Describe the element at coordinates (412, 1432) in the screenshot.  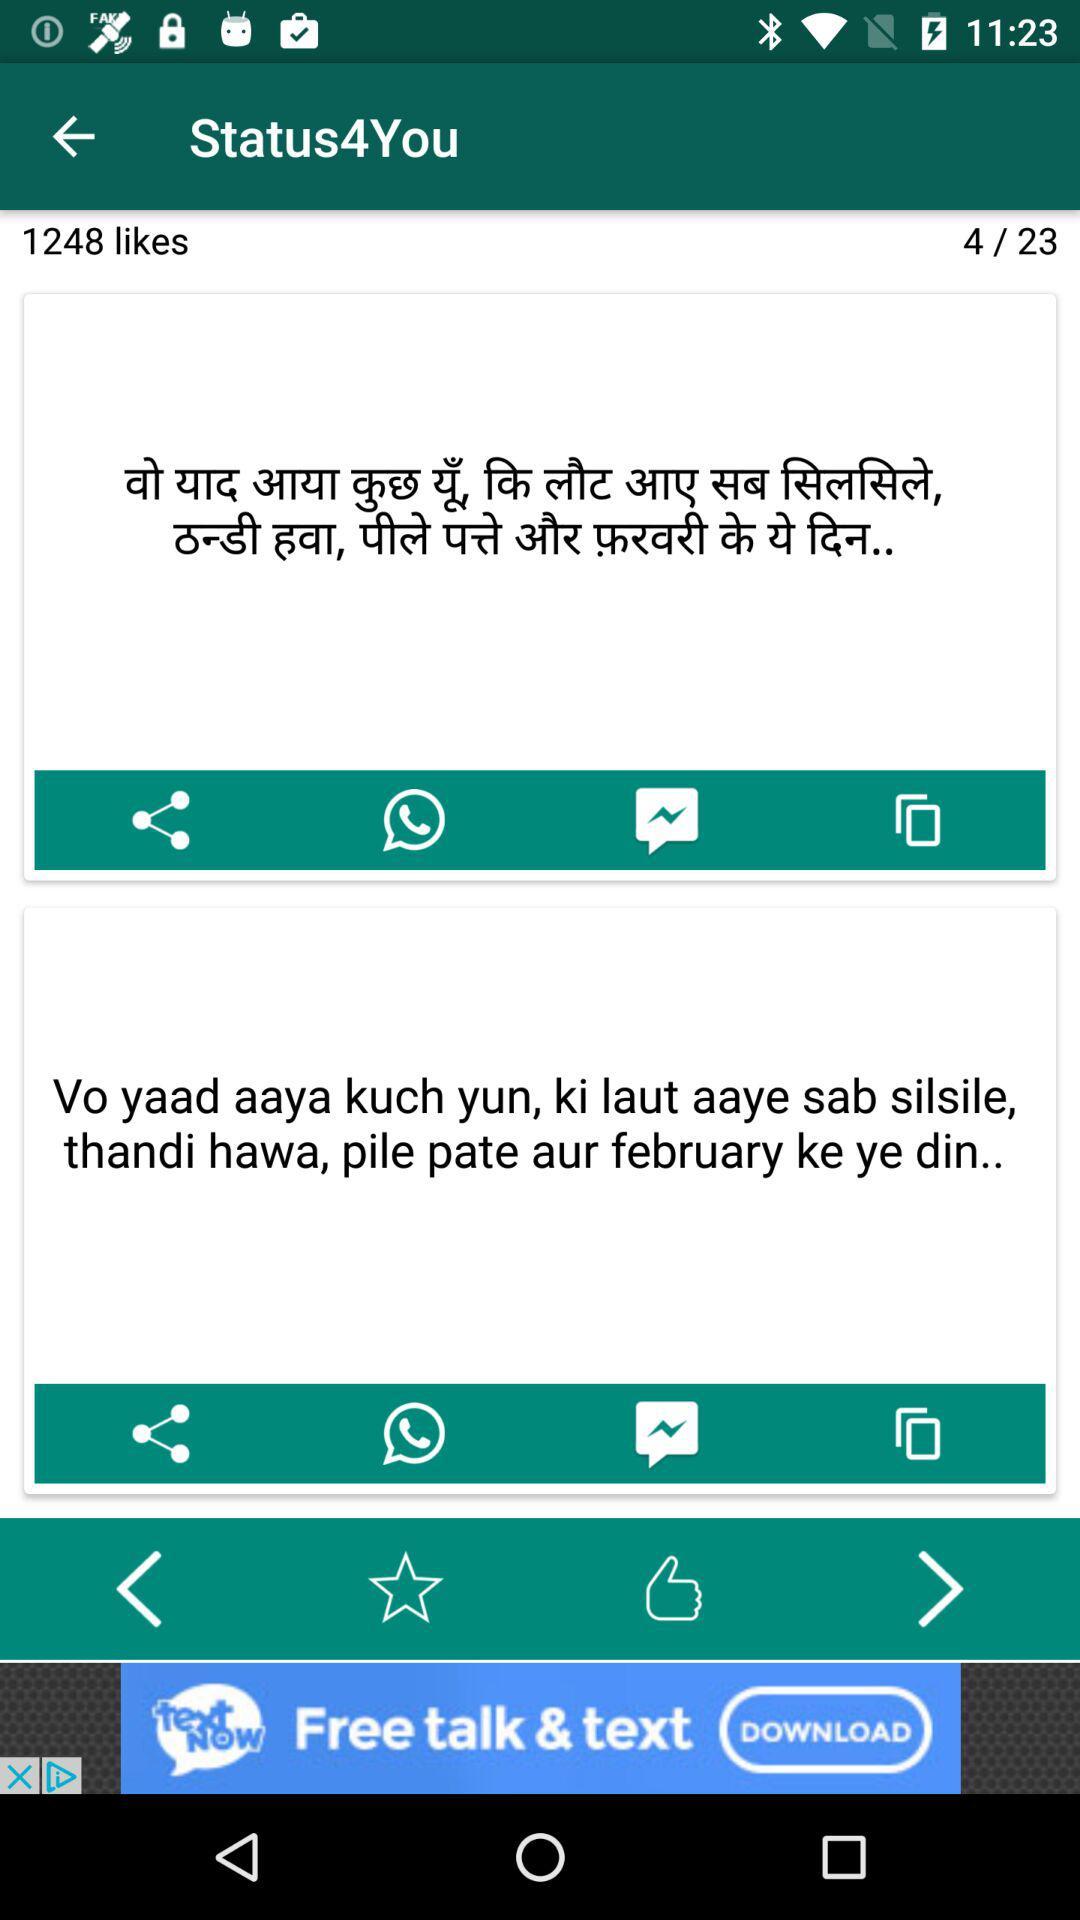
I see `telephone call option` at that location.